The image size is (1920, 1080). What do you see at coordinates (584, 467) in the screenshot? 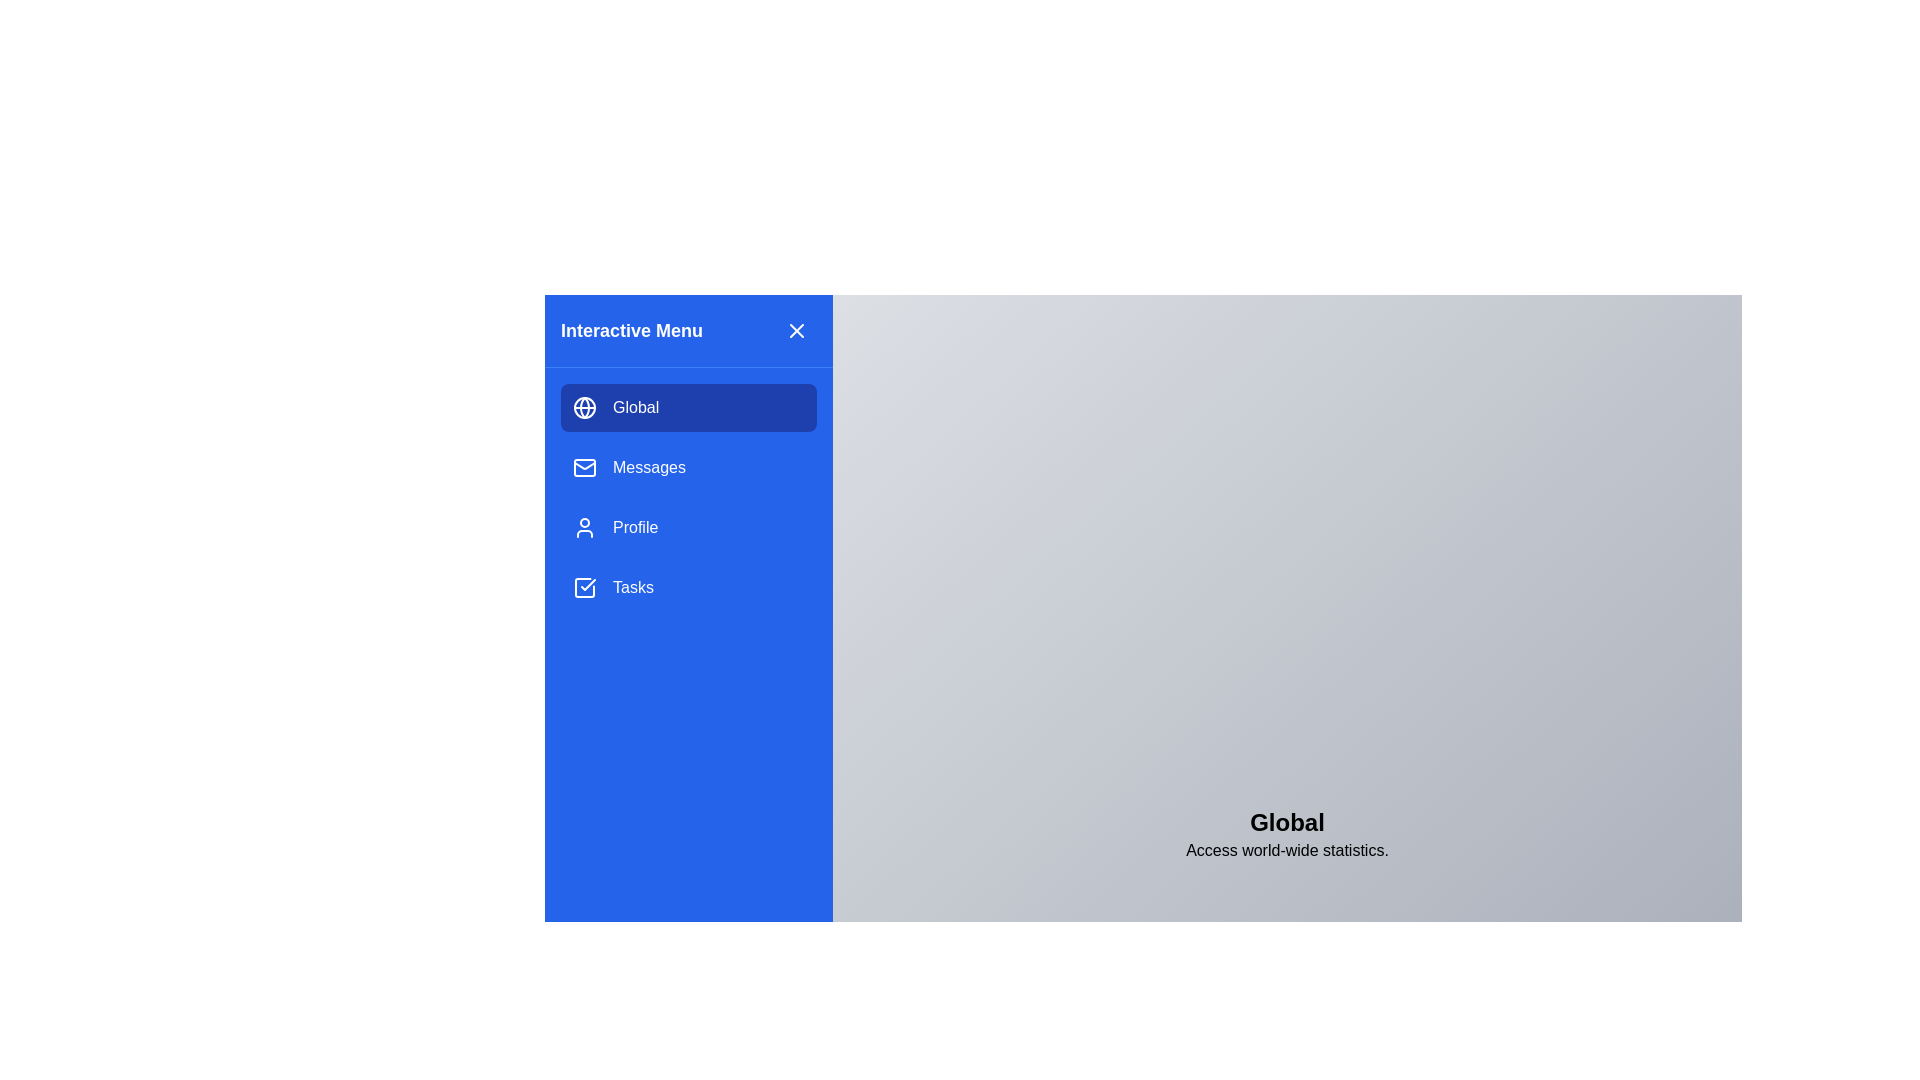
I see `the appearance of the inner rectangular part of the envelope icon in the second row of the navigation menu on the left vertical panel` at bounding box center [584, 467].